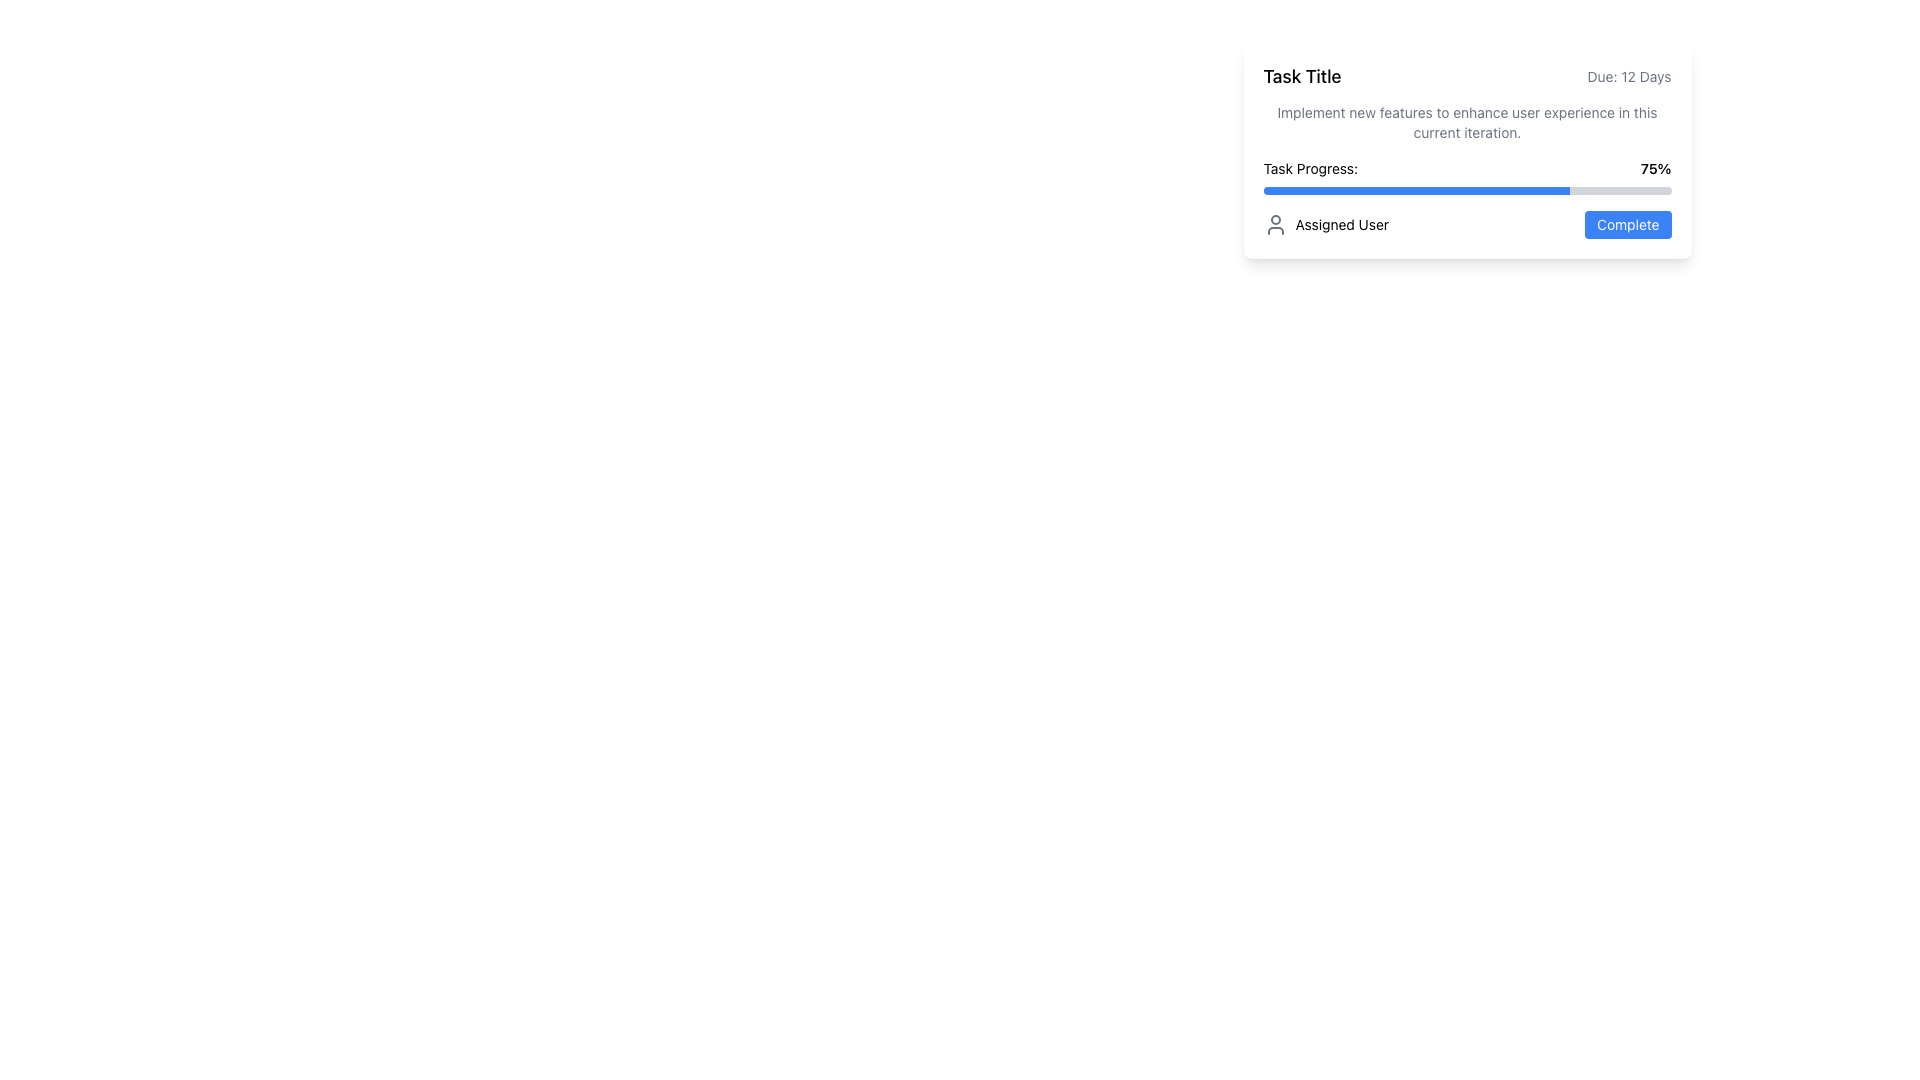  What do you see at coordinates (1467, 191) in the screenshot?
I see `the progress bar that is styled with a gray background and a blue segment representing 75% completion, located below the 'Task Progress: 75%' label` at bounding box center [1467, 191].